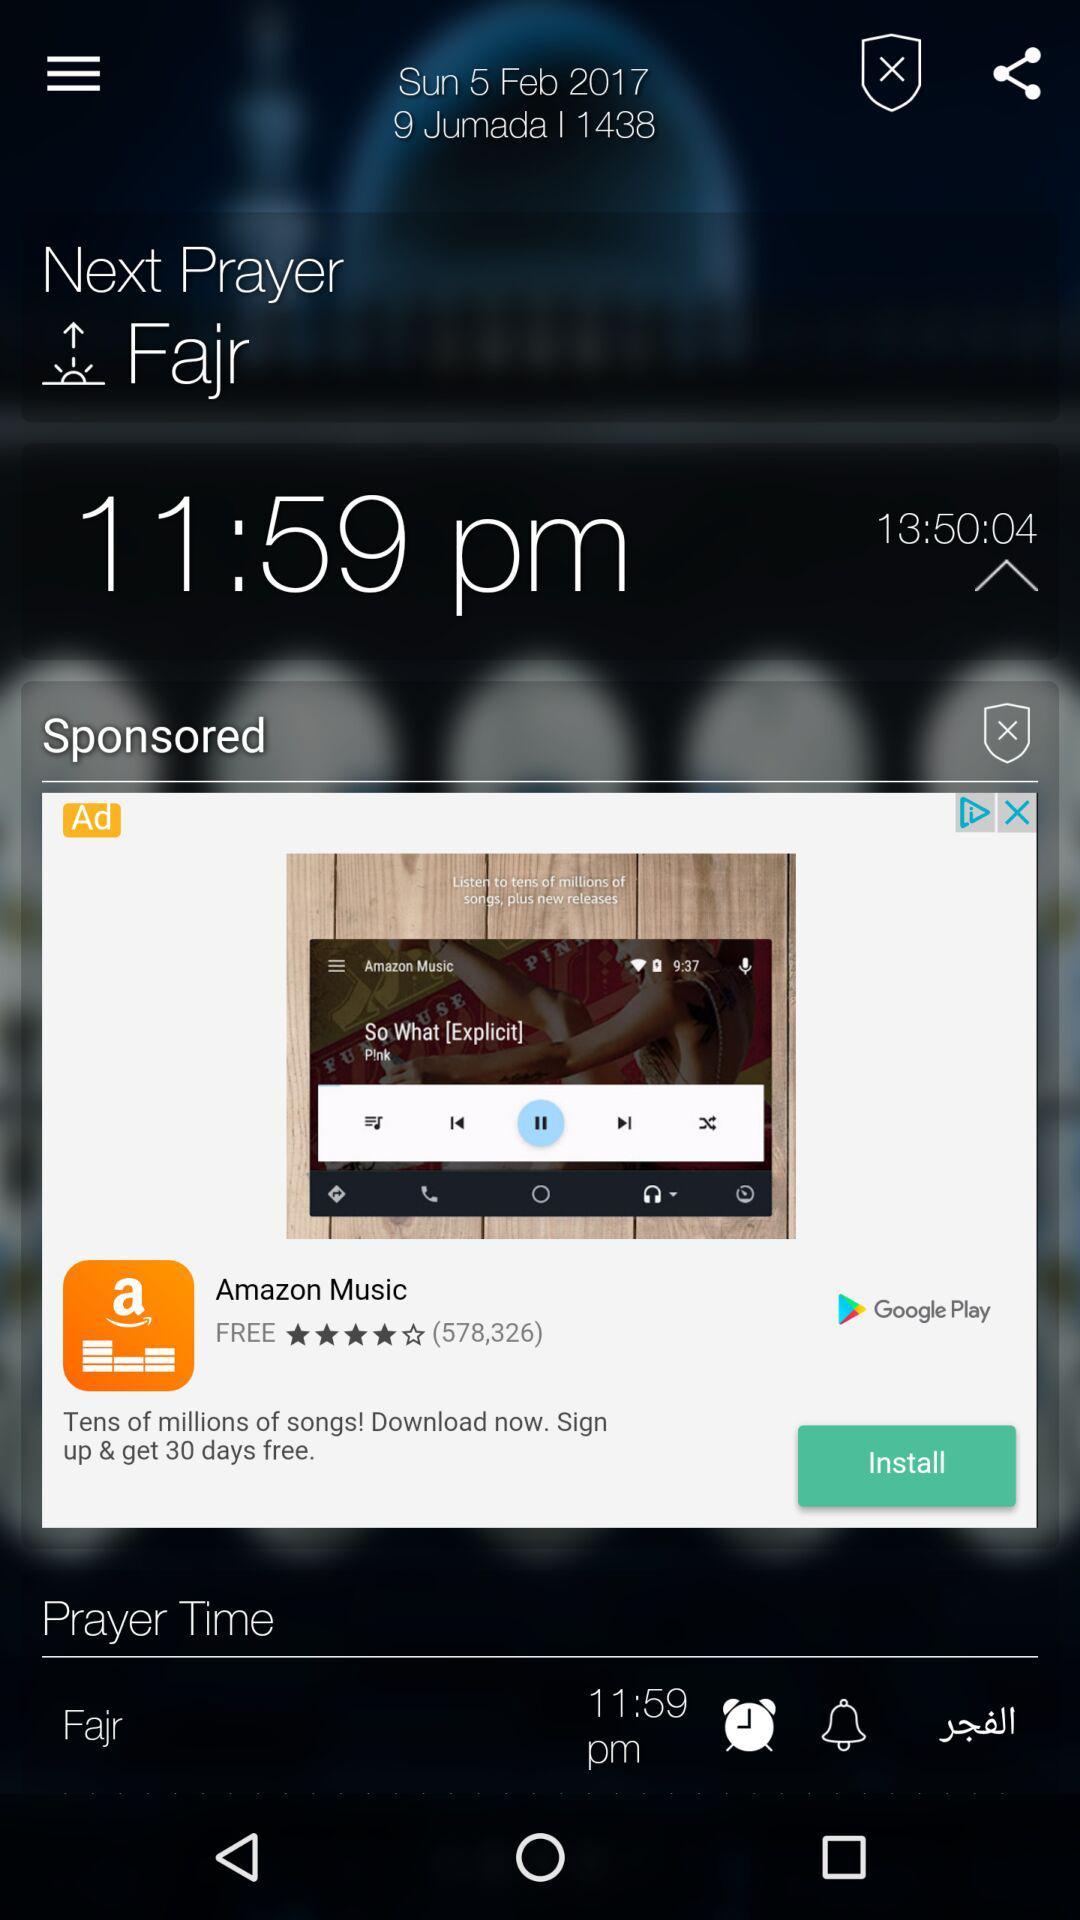 This screenshot has width=1080, height=1920. Describe the element at coordinates (749, 1723) in the screenshot. I see `clock timer` at that location.